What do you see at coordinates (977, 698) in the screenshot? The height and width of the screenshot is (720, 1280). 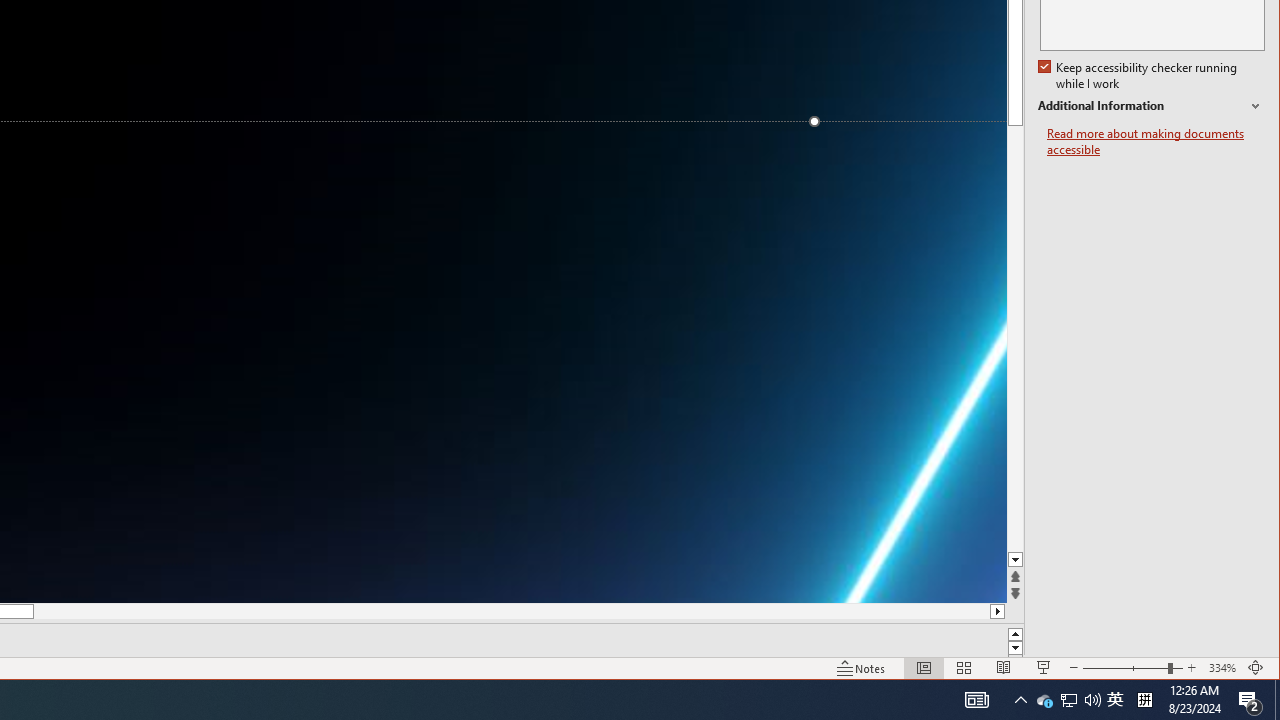 I see `'AutomationID: 4105'` at bounding box center [977, 698].